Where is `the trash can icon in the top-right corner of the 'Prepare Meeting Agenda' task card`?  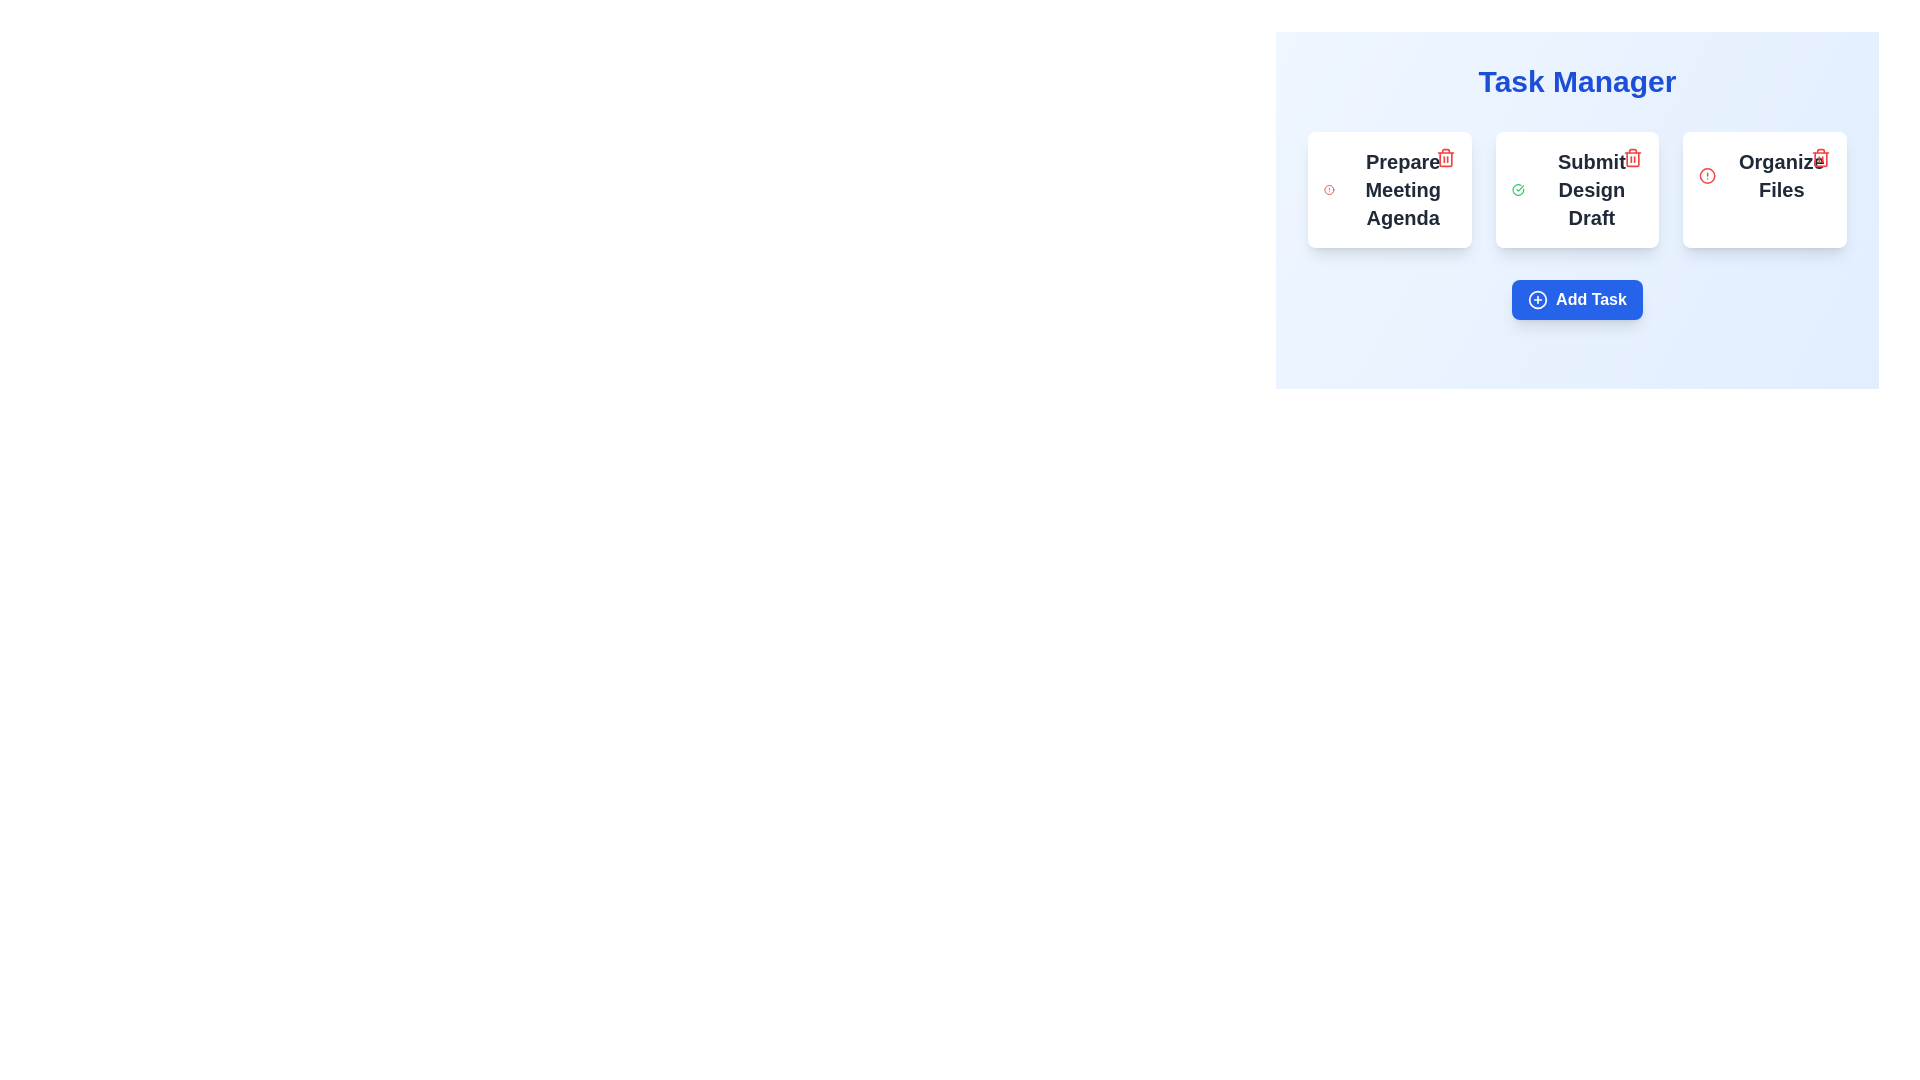
the trash can icon in the top-right corner of the 'Prepare Meeting Agenda' task card is located at coordinates (1445, 157).